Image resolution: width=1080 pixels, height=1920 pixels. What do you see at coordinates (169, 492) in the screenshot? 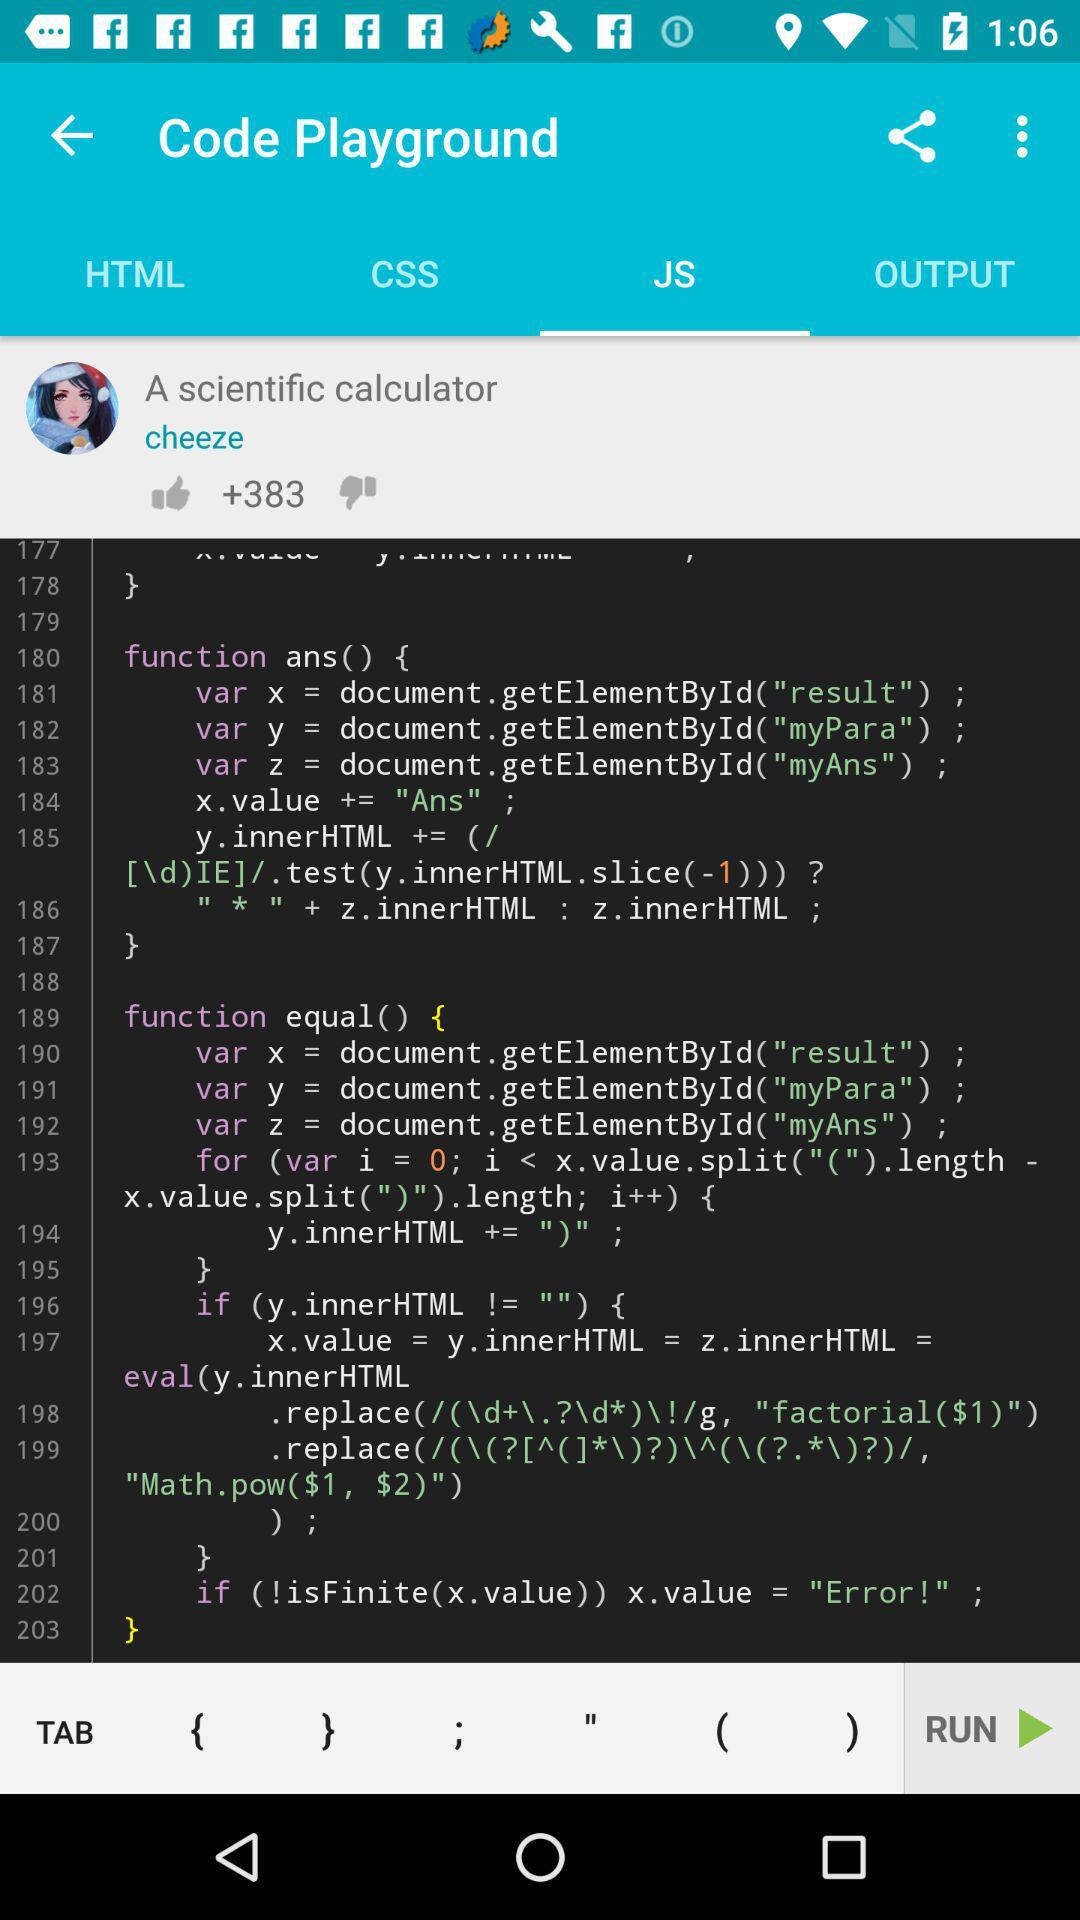
I see `the thumbs_up icon` at bounding box center [169, 492].